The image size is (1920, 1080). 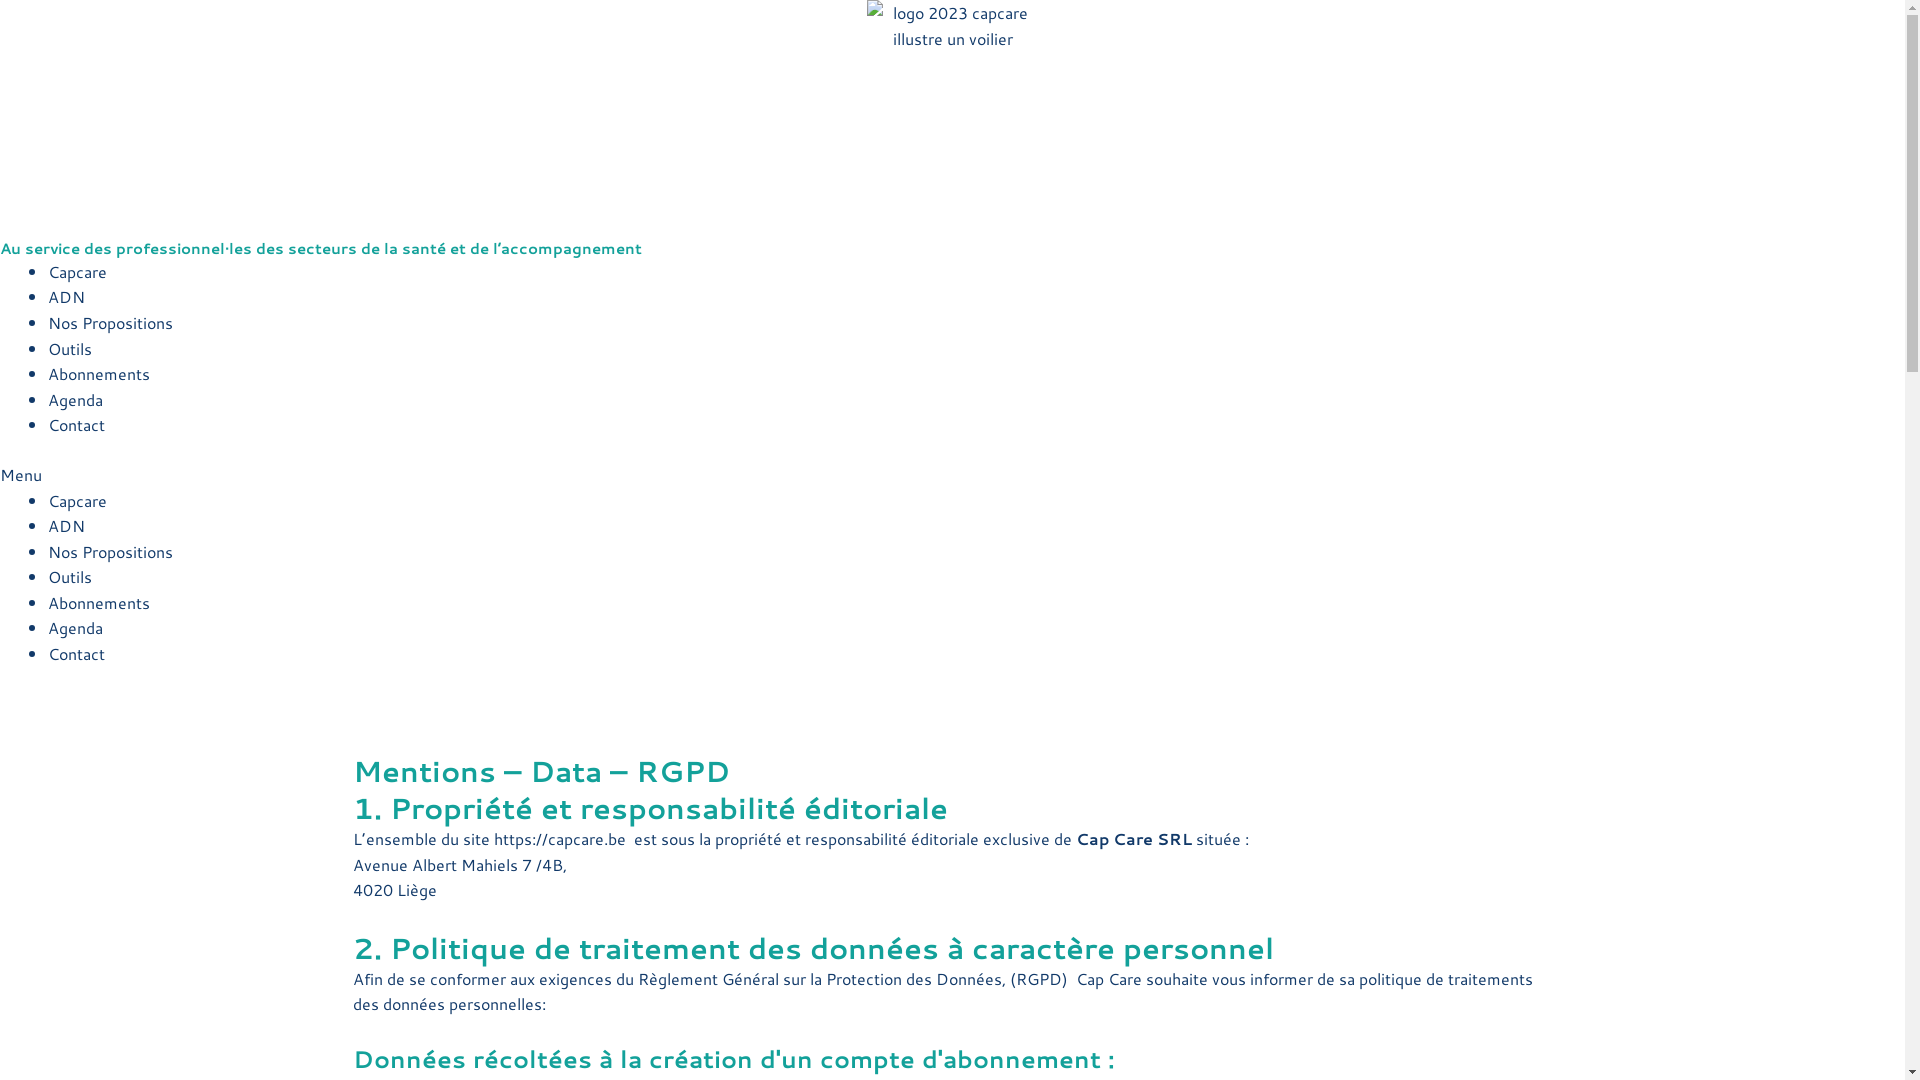 What do you see at coordinates (75, 399) in the screenshot?
I see `'Agenda'` at bounding box center [75, 399].